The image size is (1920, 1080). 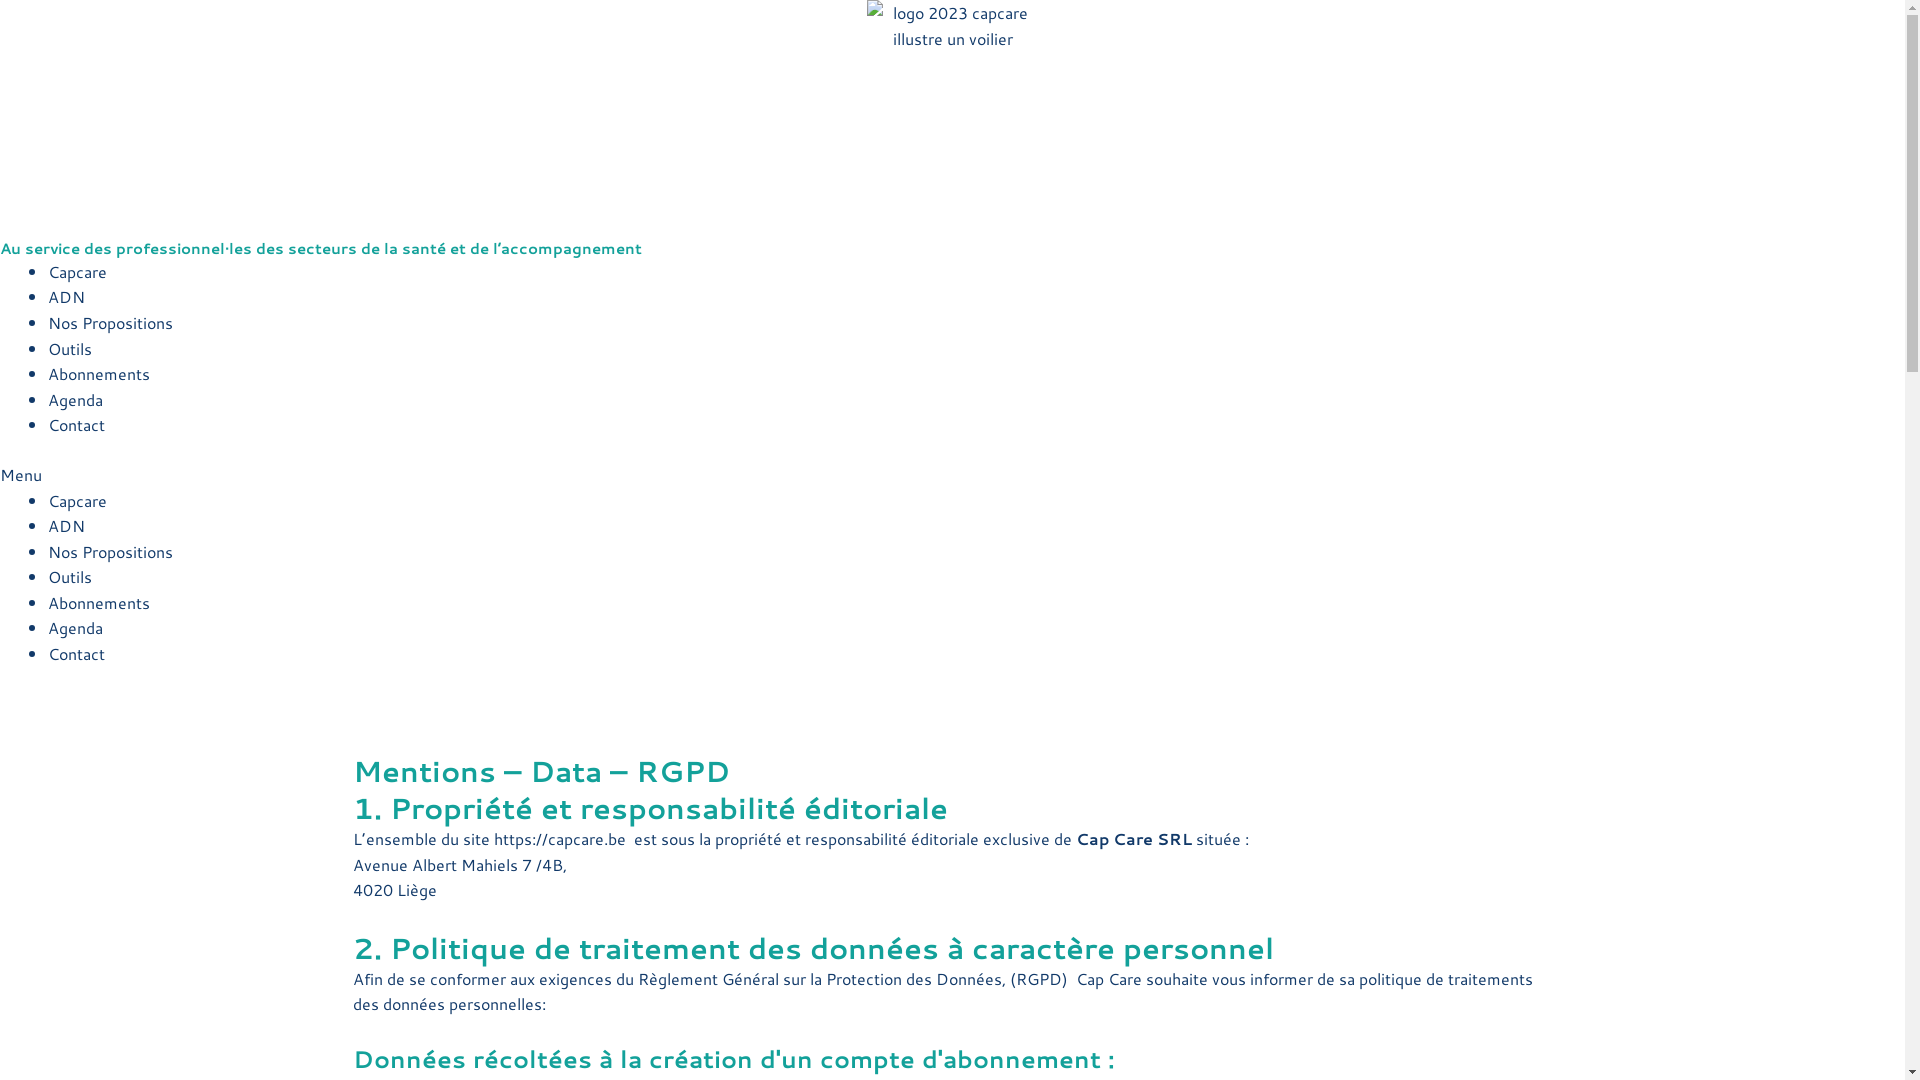 What do you see at coordinates (75, 399) in the screenshot?
I see `'Agenda'` at bounding box center [75, 399].